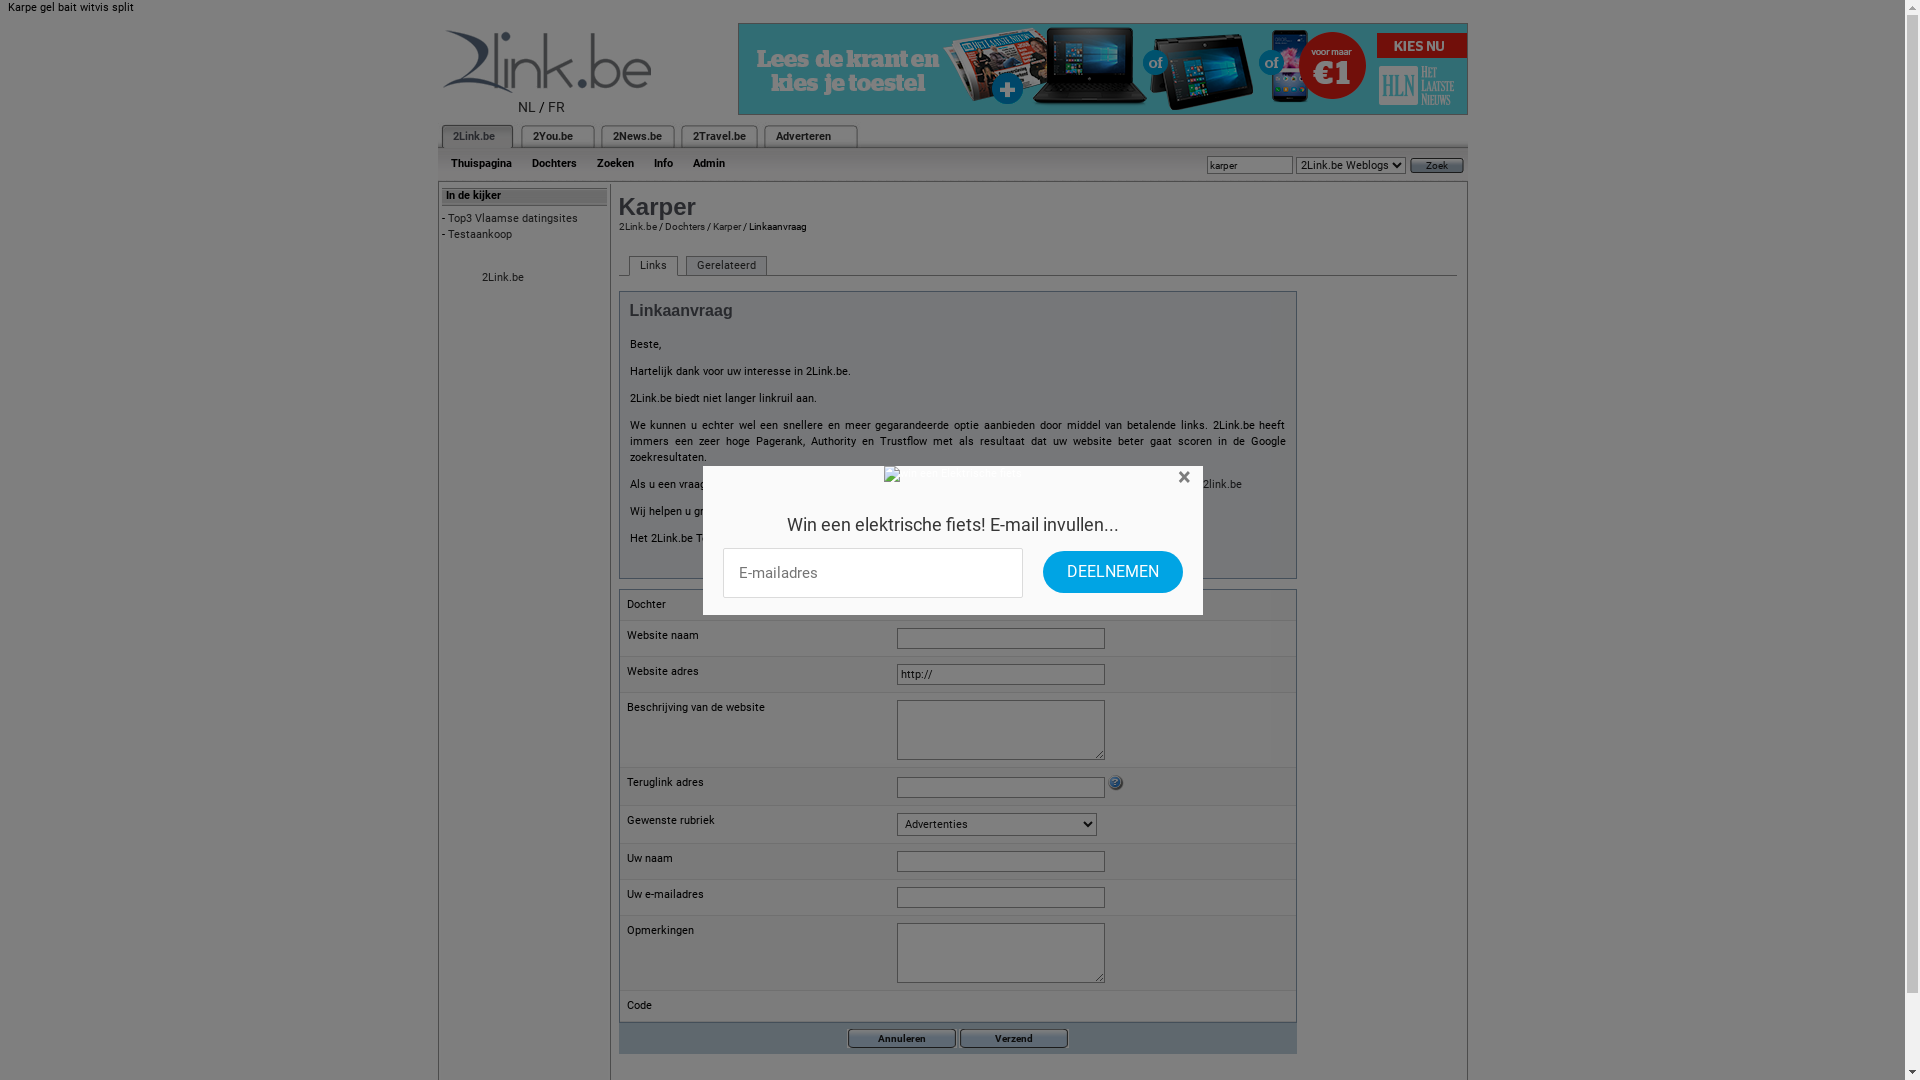 The width and height of the screenshot is (1920, 1080). What do you see at coordinates (522, 162) in the screenshot?
I see `'Dochters'` at bounding box center [522, 162].